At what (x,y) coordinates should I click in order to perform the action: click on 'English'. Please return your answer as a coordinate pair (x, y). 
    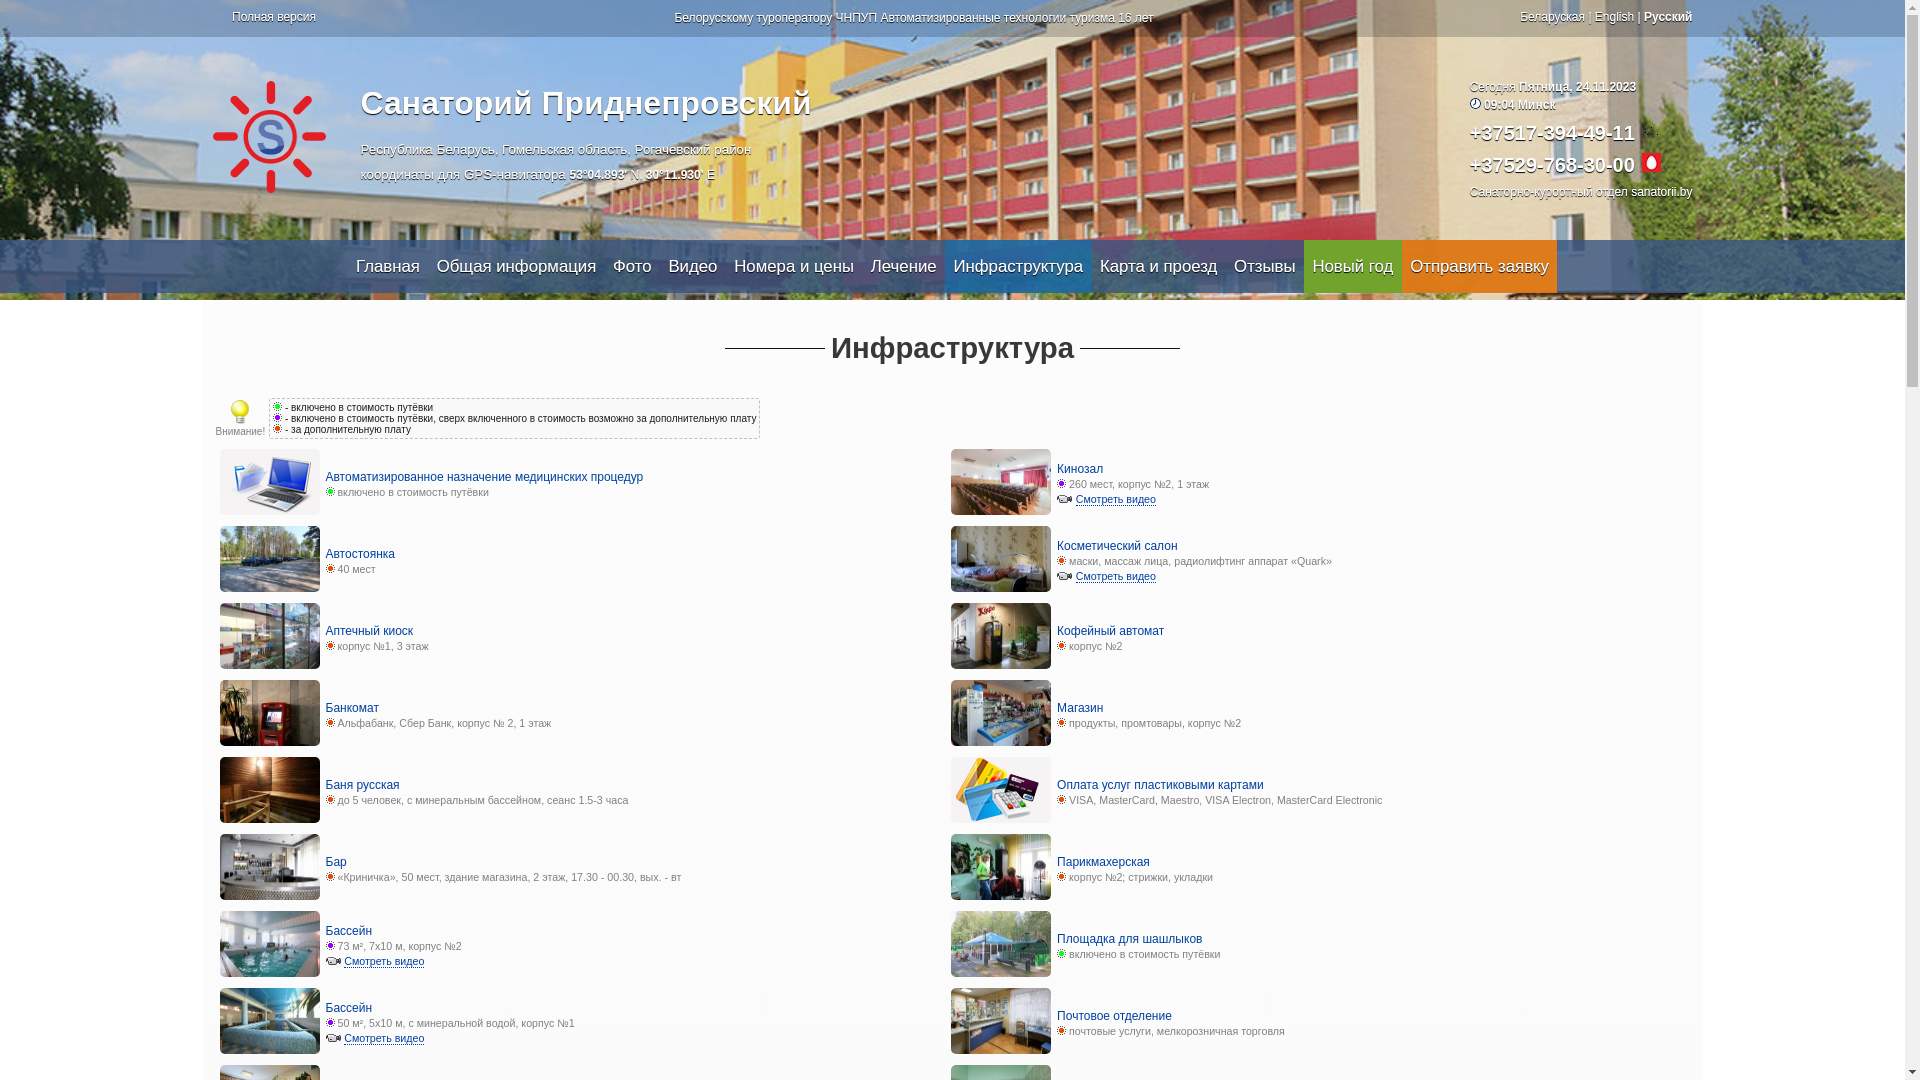
    Looking at the image, I should click on (1614, 16).